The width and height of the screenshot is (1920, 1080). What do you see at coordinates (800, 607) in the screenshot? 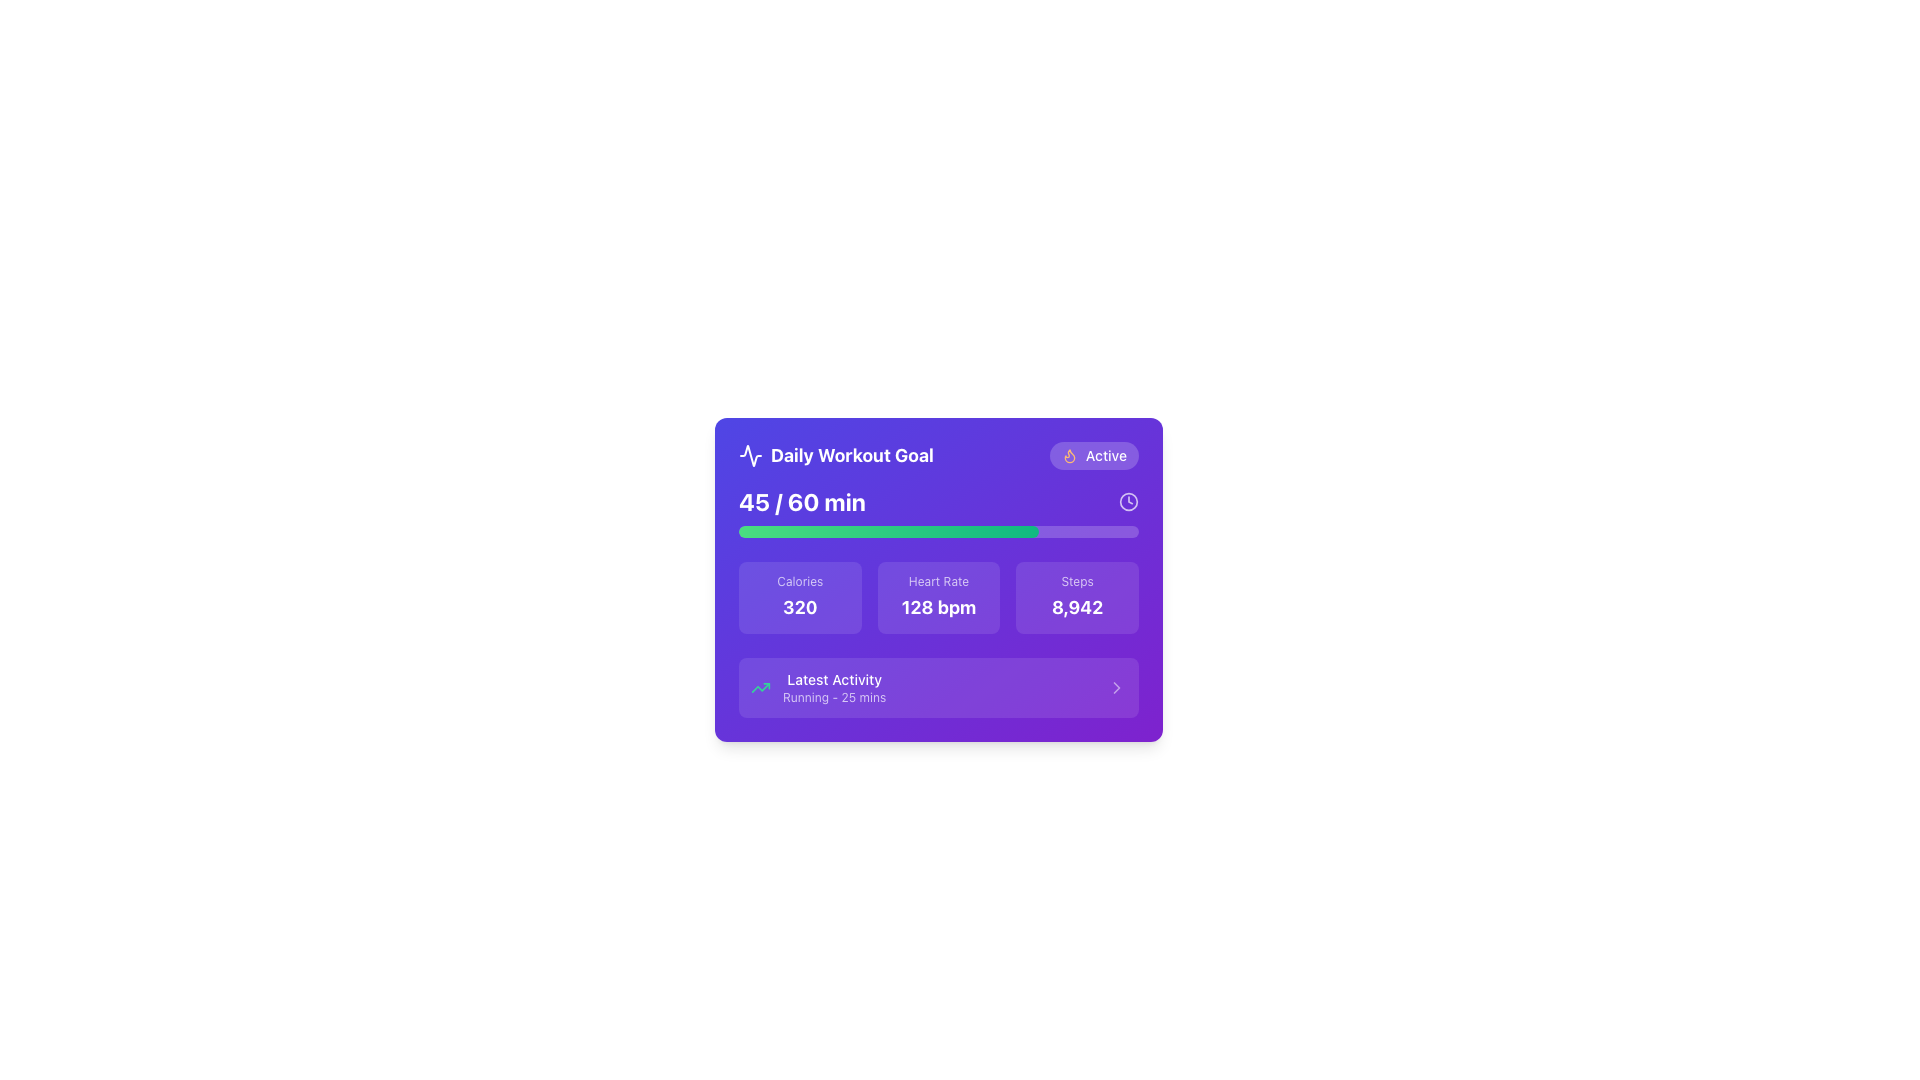
I see `the static text displaying the number '320' in bold, white font, located below the 'Calories' label` at bounding box center [800, 607].